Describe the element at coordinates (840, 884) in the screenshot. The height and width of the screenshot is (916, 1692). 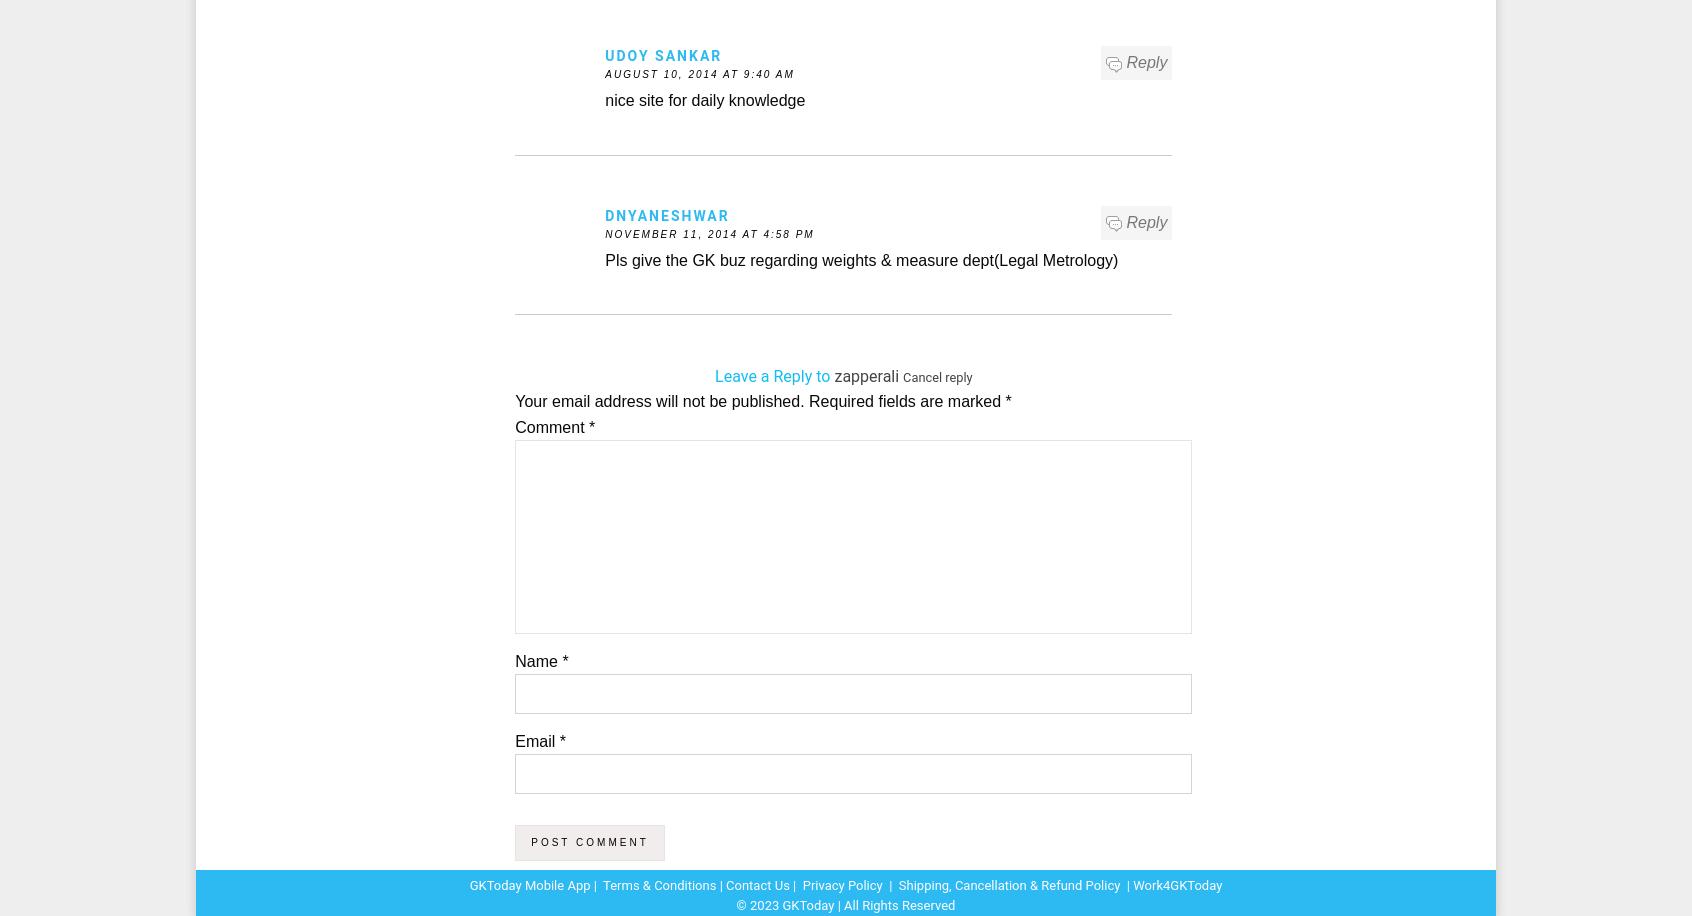
I see `'Privacy Policy'` at that location.